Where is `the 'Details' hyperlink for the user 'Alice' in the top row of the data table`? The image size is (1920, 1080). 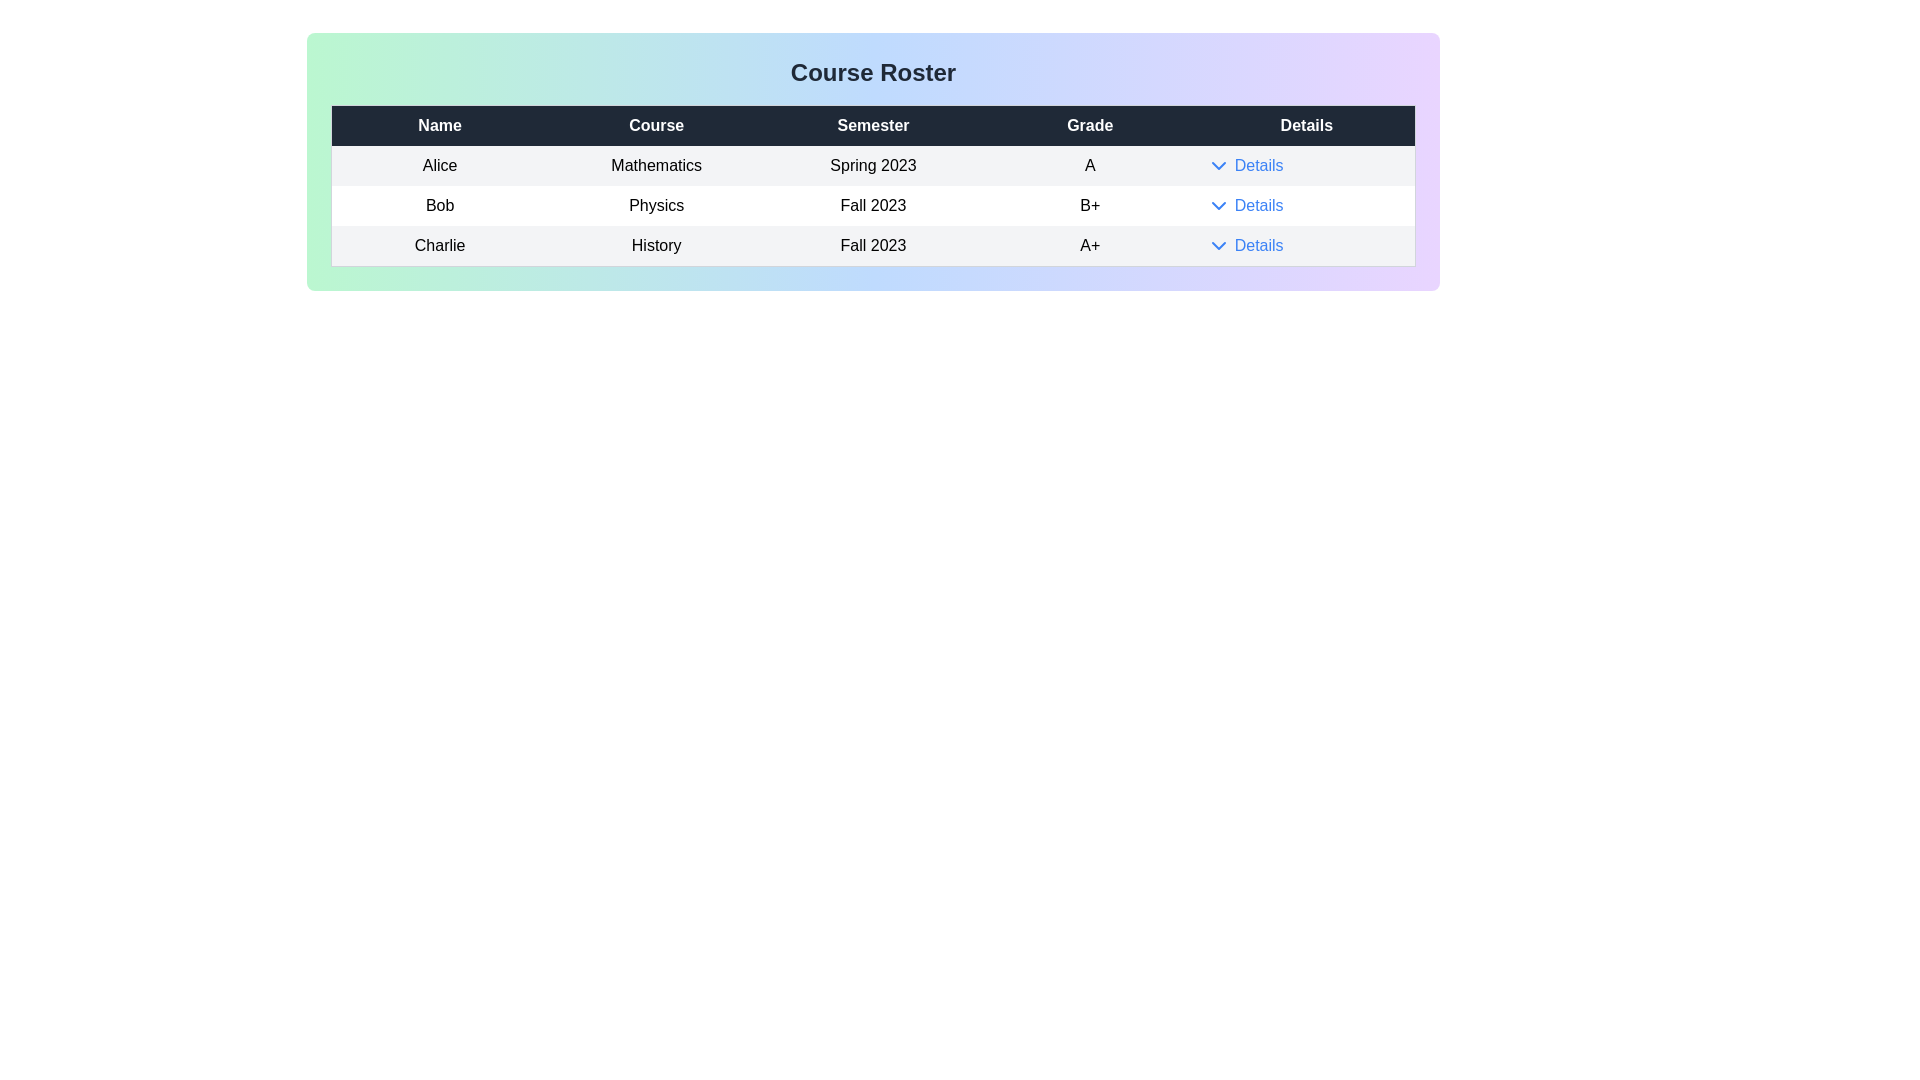
the 'Details' hyperlink for the user 'Alice' in the top row of the data table is located at coordinates (1257, 164).